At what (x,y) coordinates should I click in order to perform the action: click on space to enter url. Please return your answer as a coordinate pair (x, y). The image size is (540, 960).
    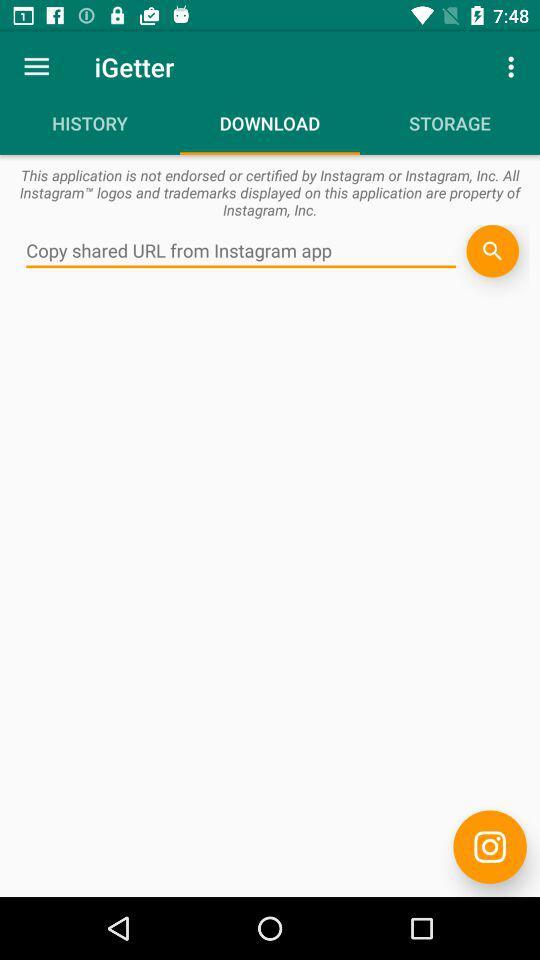
    Looking at the image, I should click on (241, 250).